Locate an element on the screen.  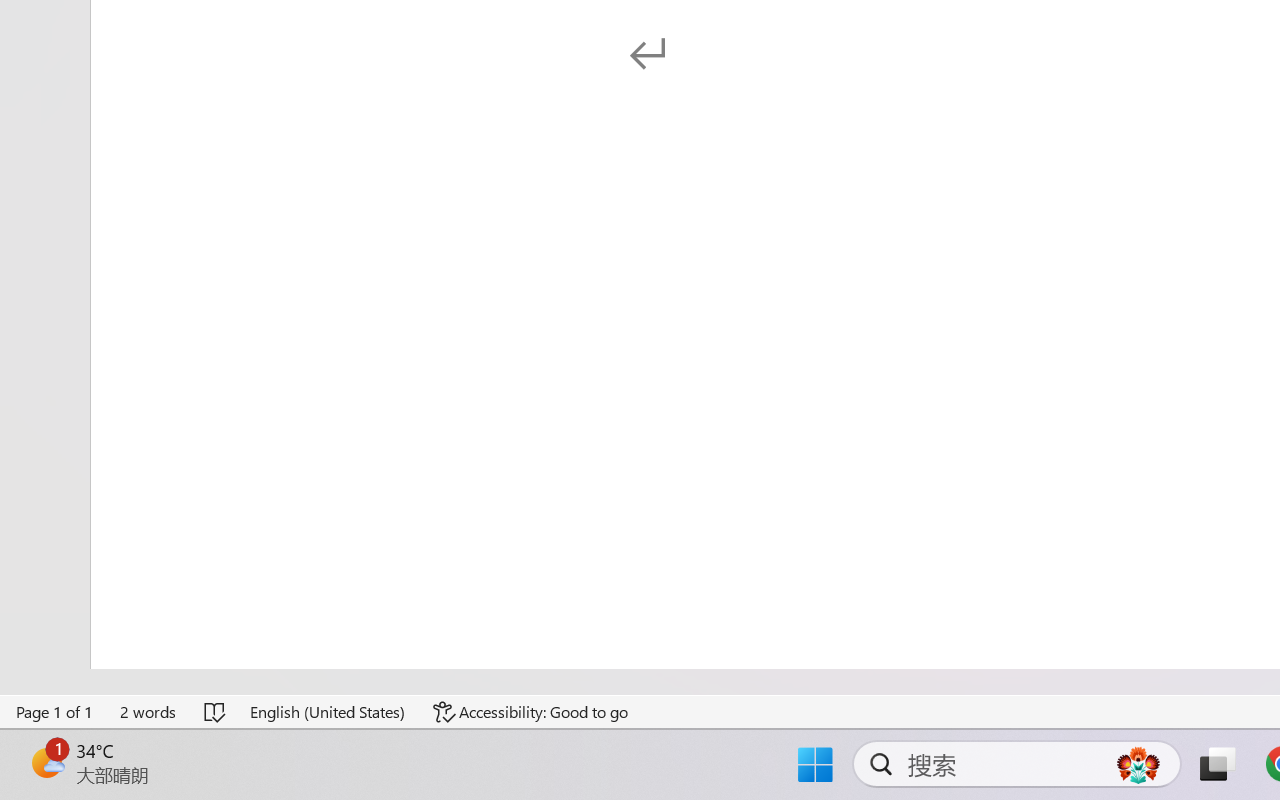
'Spelling and Grammar Check No Errors' is located at coordinates (216, 711).